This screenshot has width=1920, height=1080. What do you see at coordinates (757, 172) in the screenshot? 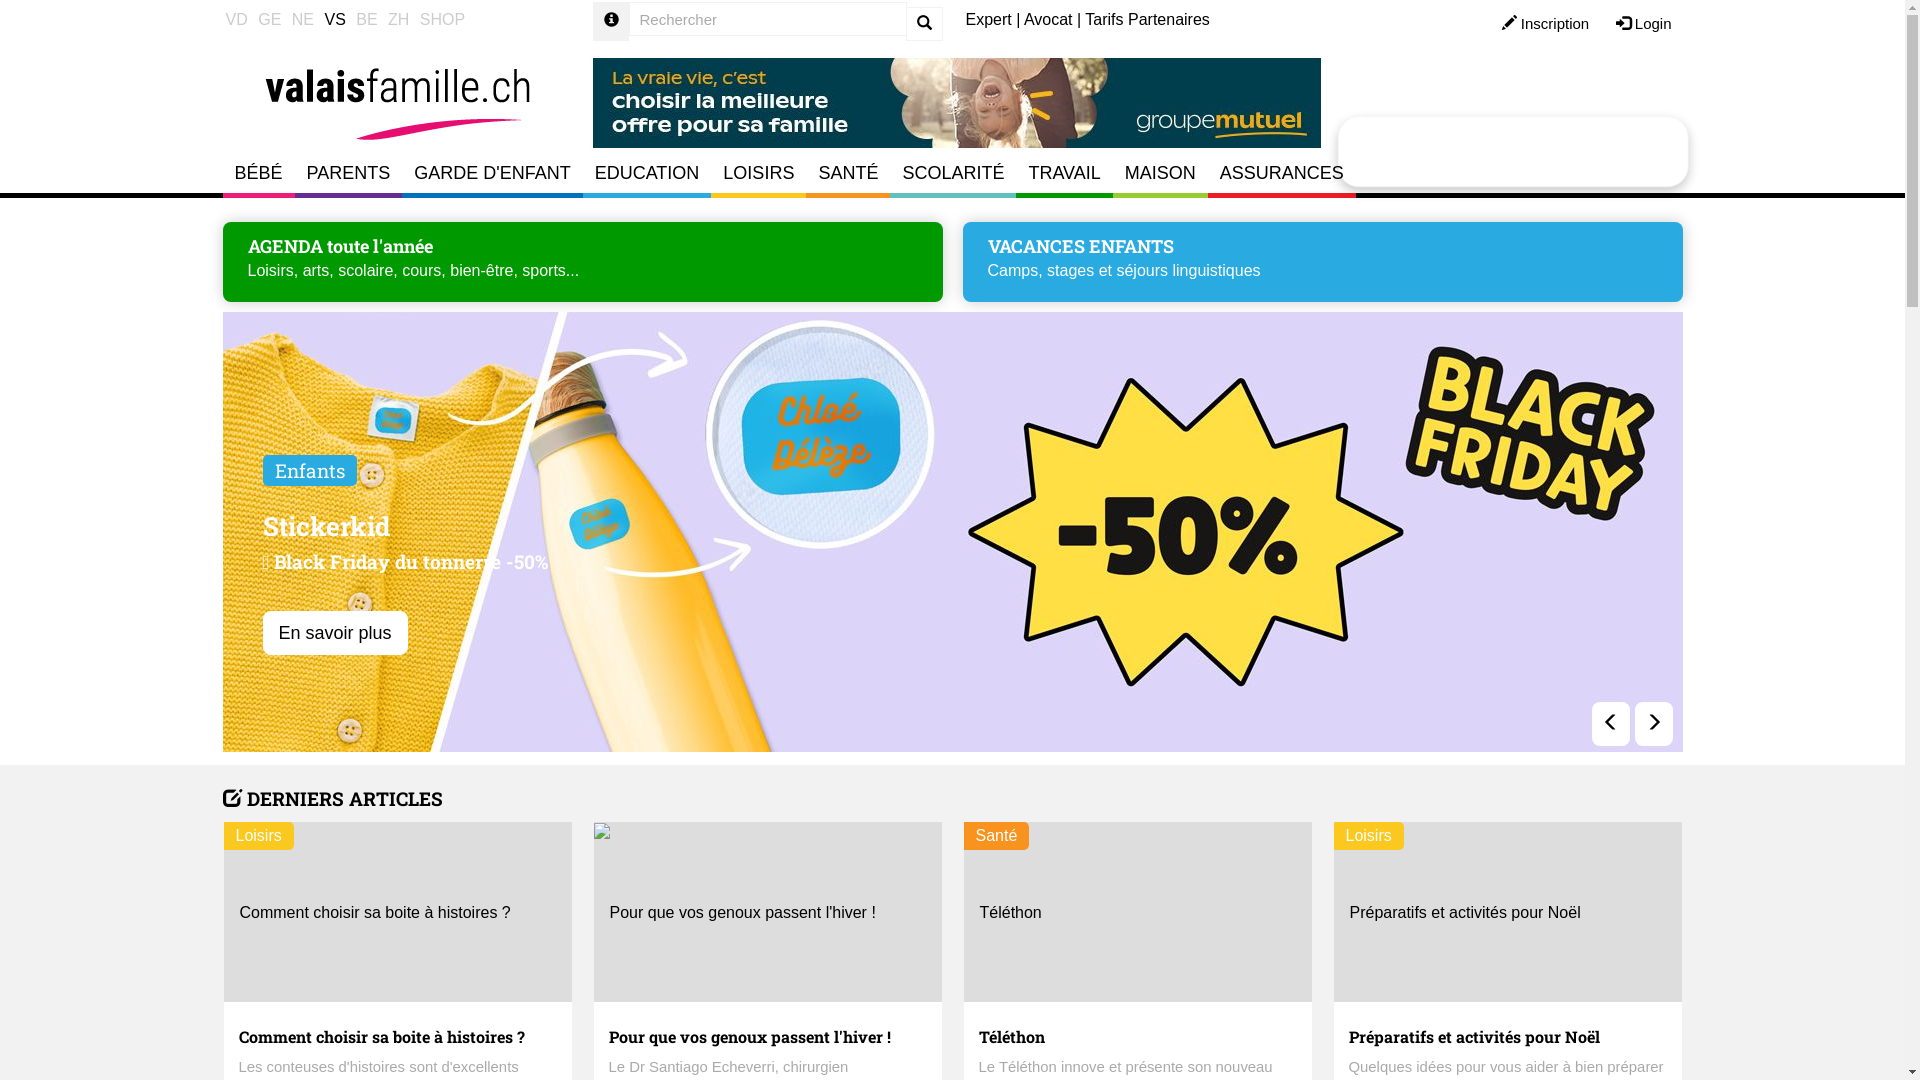
I see `'LOISIRS'` at bounding box center [757, 172].